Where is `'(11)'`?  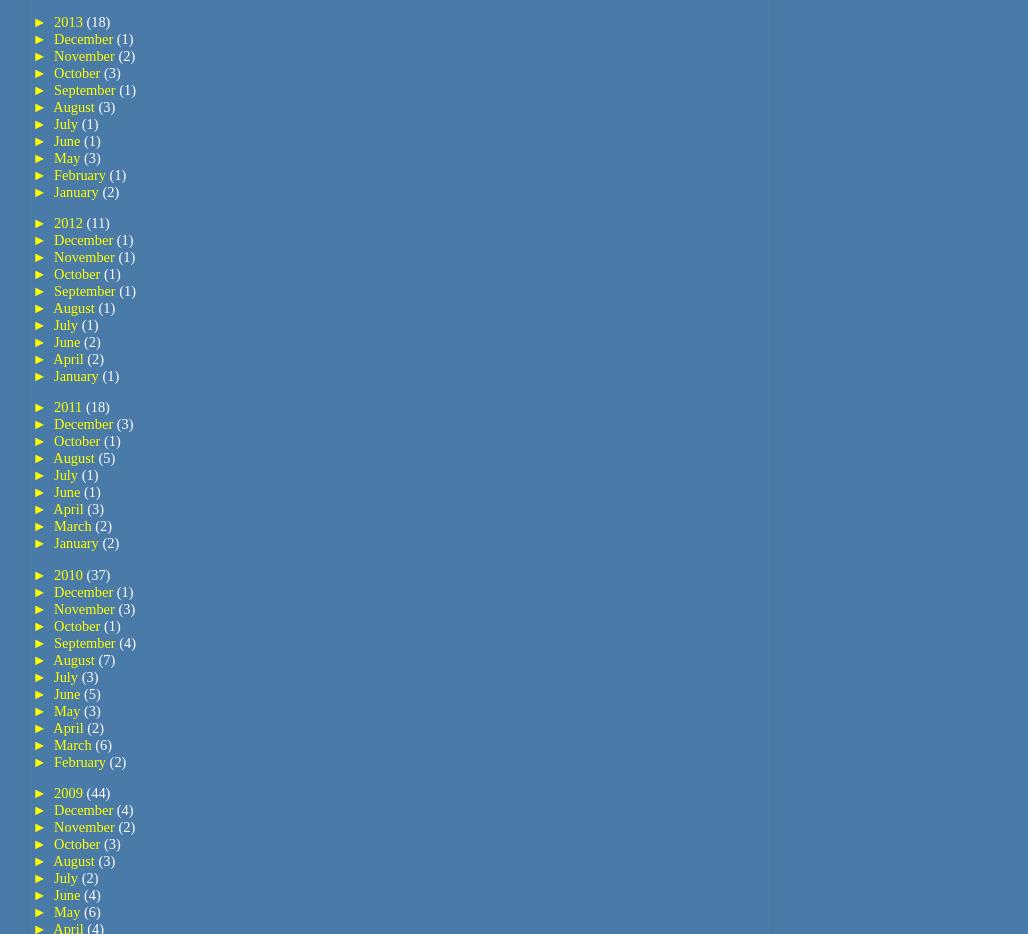 '(11)' is located at coordinates (96, 222).